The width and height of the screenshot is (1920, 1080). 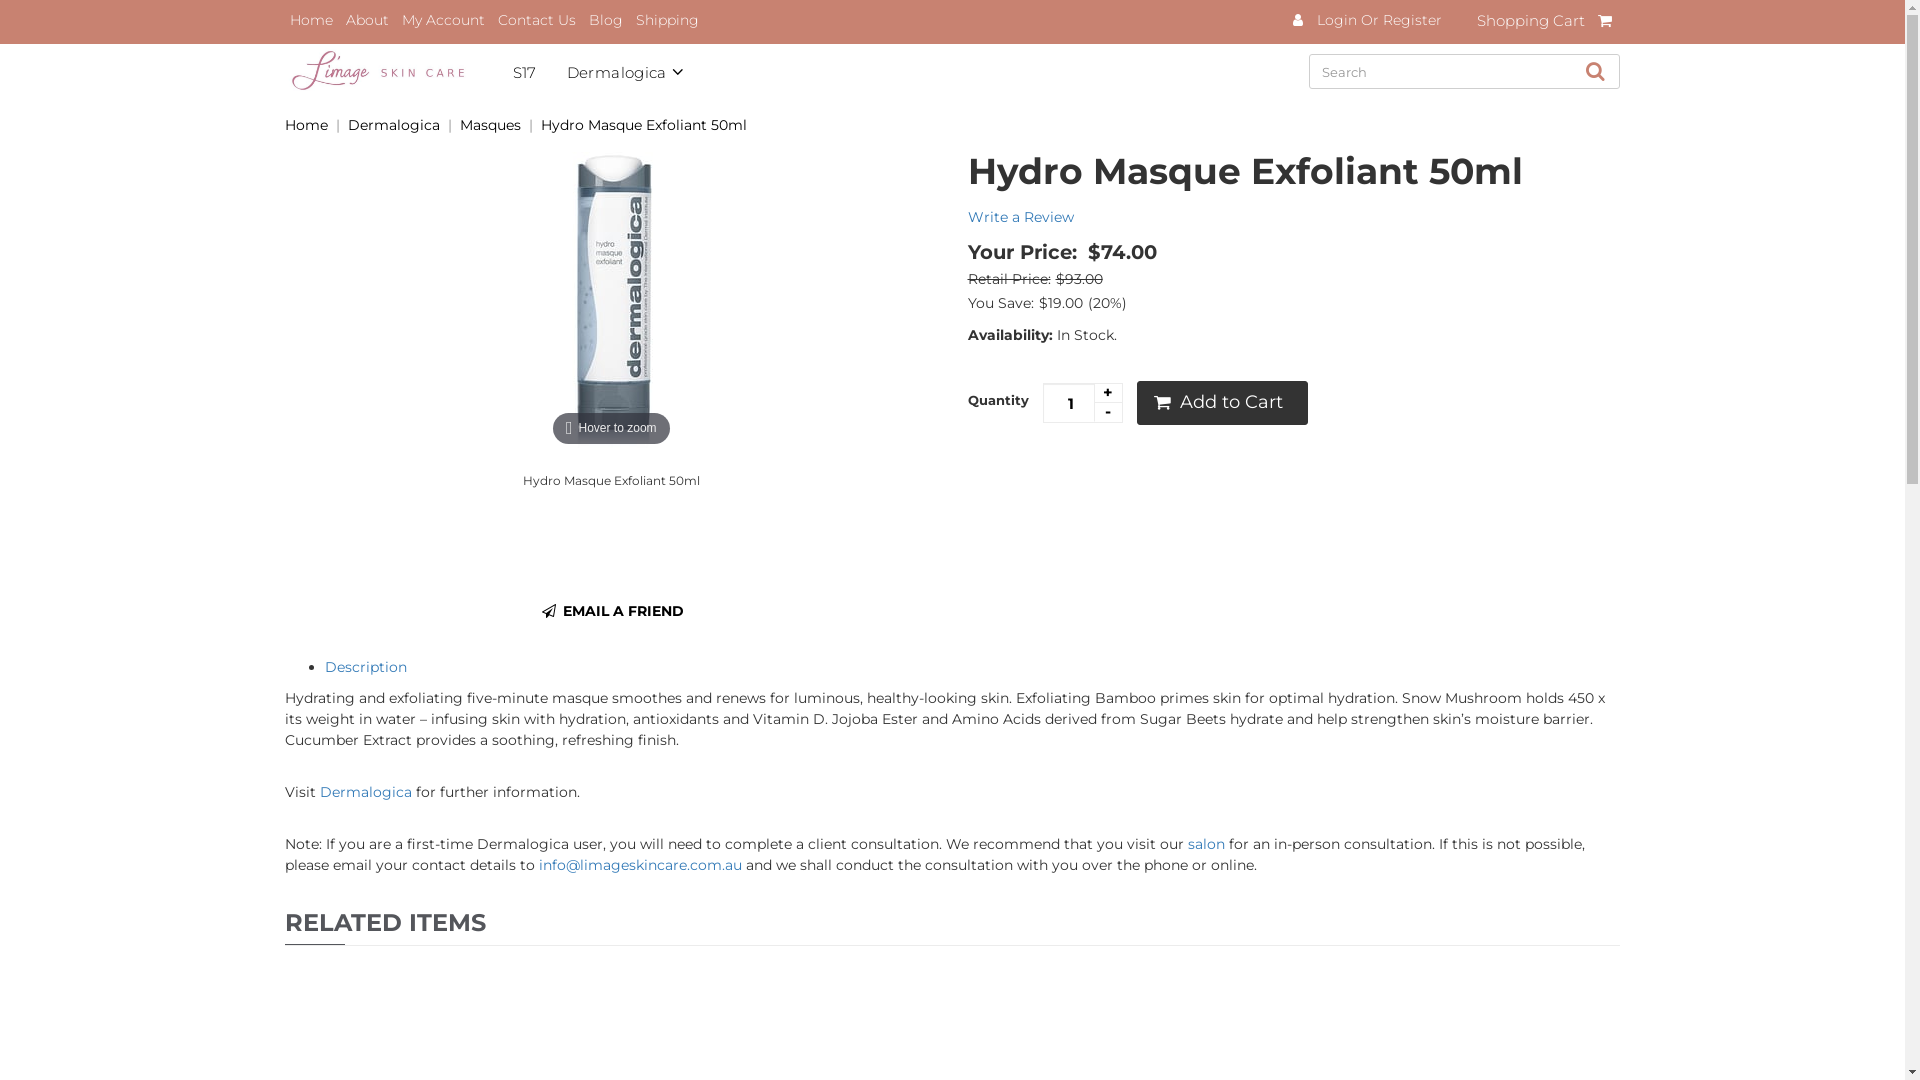 I want to click on 'Shipping', so click(x=629, y=19).